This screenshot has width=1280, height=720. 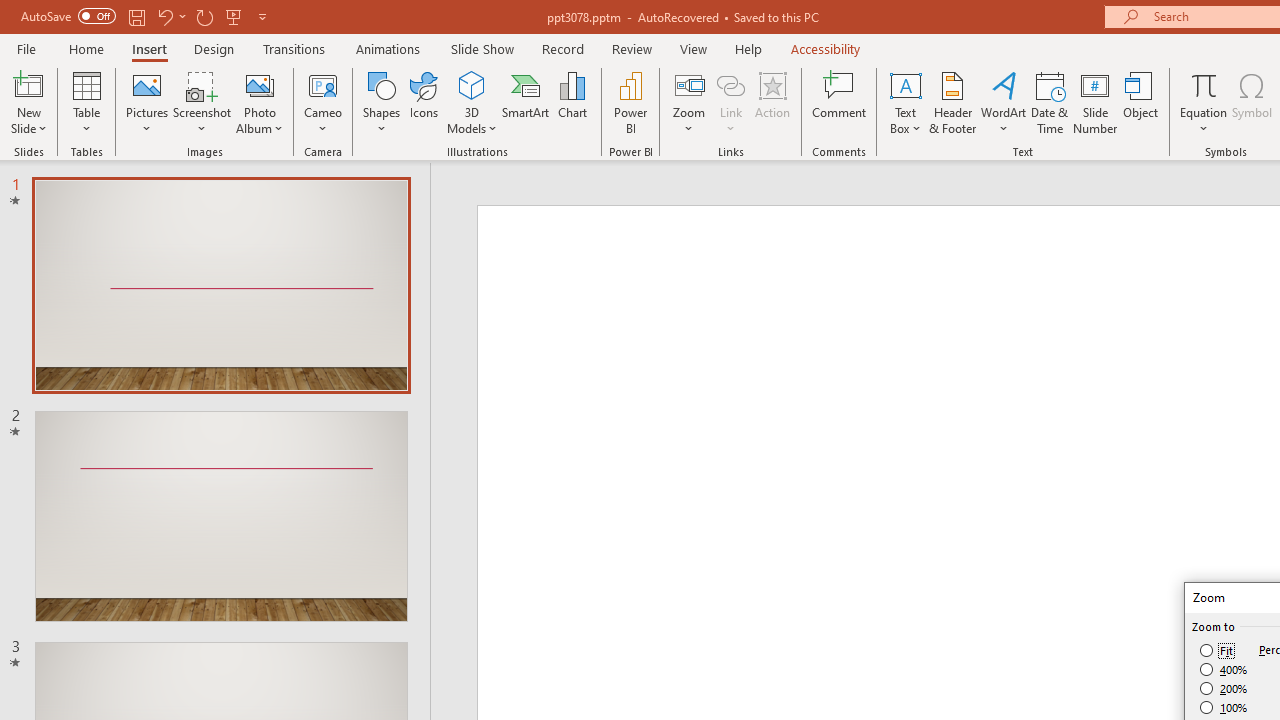 I want to click on '3D Models', so click(x=471, y=84).